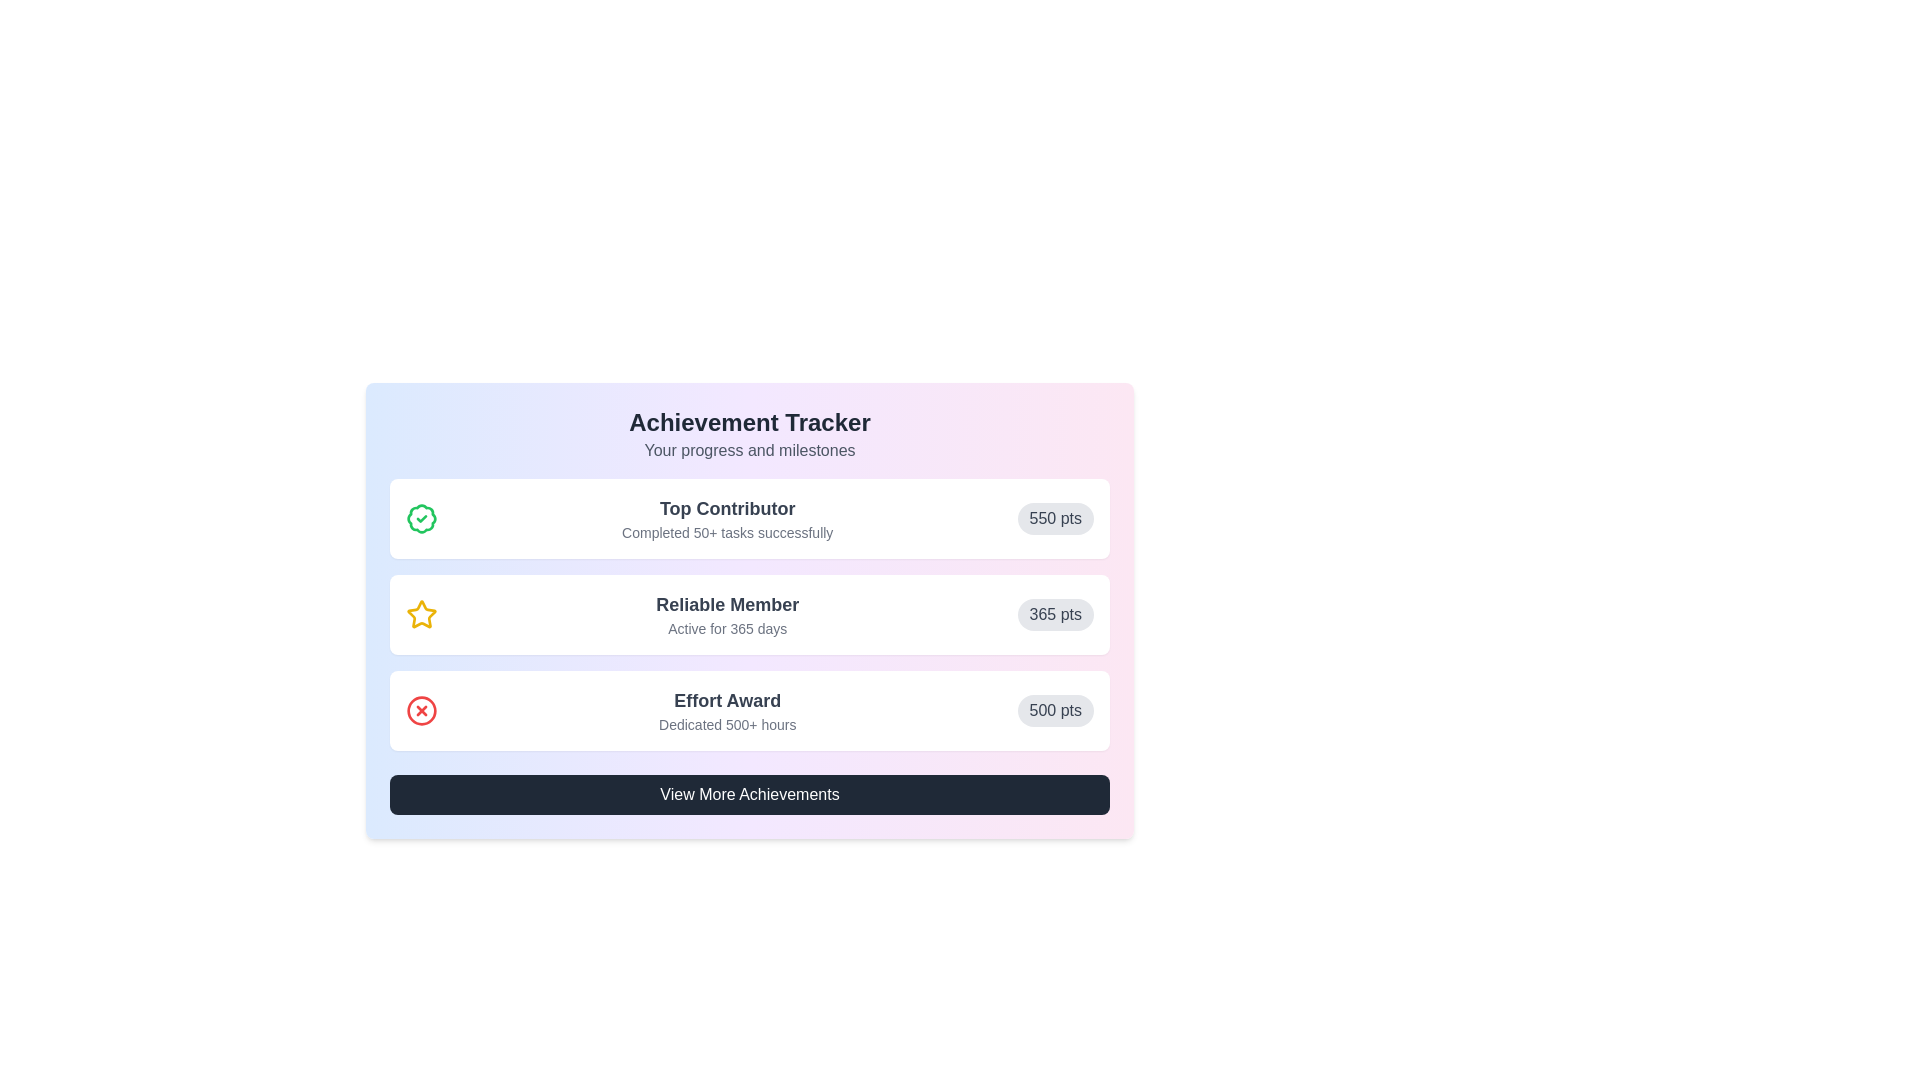 This screenshot has width=1920, height=1080. I want to click on the achievement icon located at the top-left corner of the 'Top Contributor' card, preceding the text 'Top Contributor', so click(421, 518).